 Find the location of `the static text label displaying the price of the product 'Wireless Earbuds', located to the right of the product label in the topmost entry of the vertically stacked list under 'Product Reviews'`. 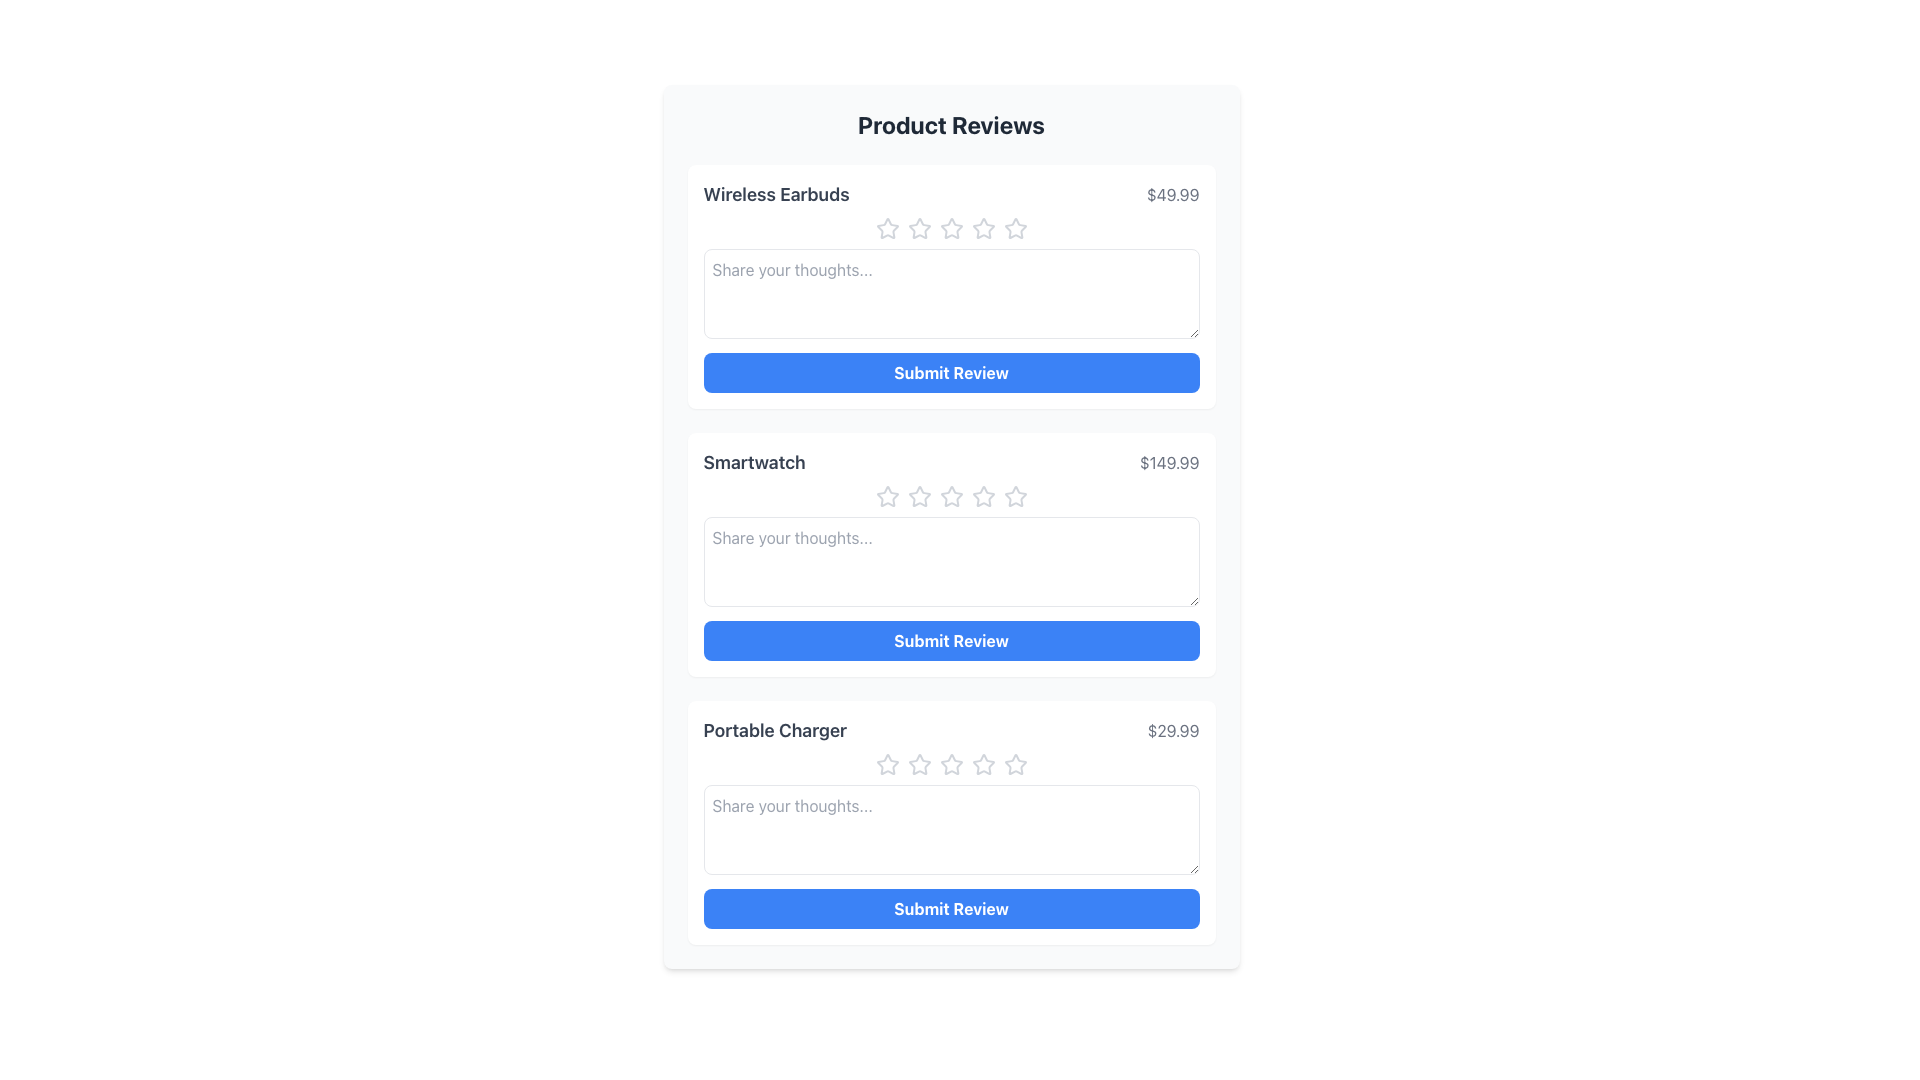

the static text label displaying the price of the product 'Wireless Earbuds', located to the right of the product label in the topmost entry of the vertically stacked list under 'Product Reviews' is located at coordinates (1173, 195).